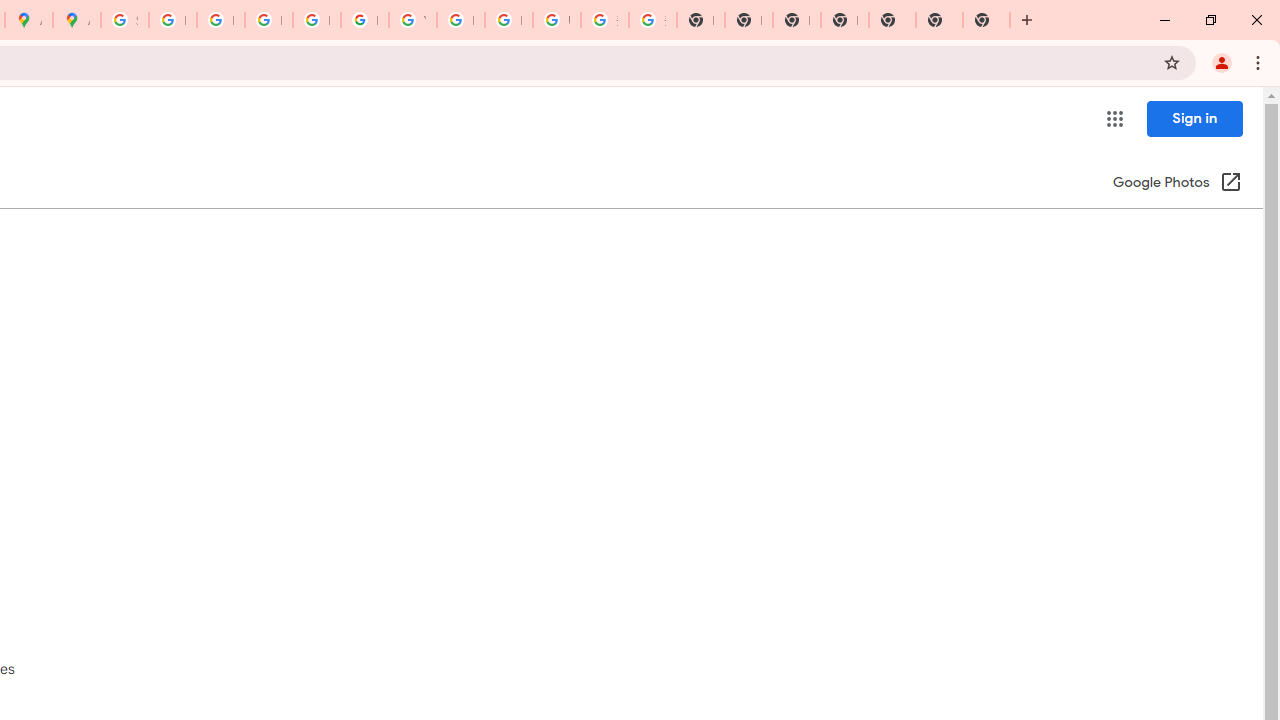 The height and width of the screenshot is (720, 1280). What do you see at coordinates (220, 20) in the screenshot?
I see `'Privacy Help Center - Policies Help'` at bounding box center [220, 20].